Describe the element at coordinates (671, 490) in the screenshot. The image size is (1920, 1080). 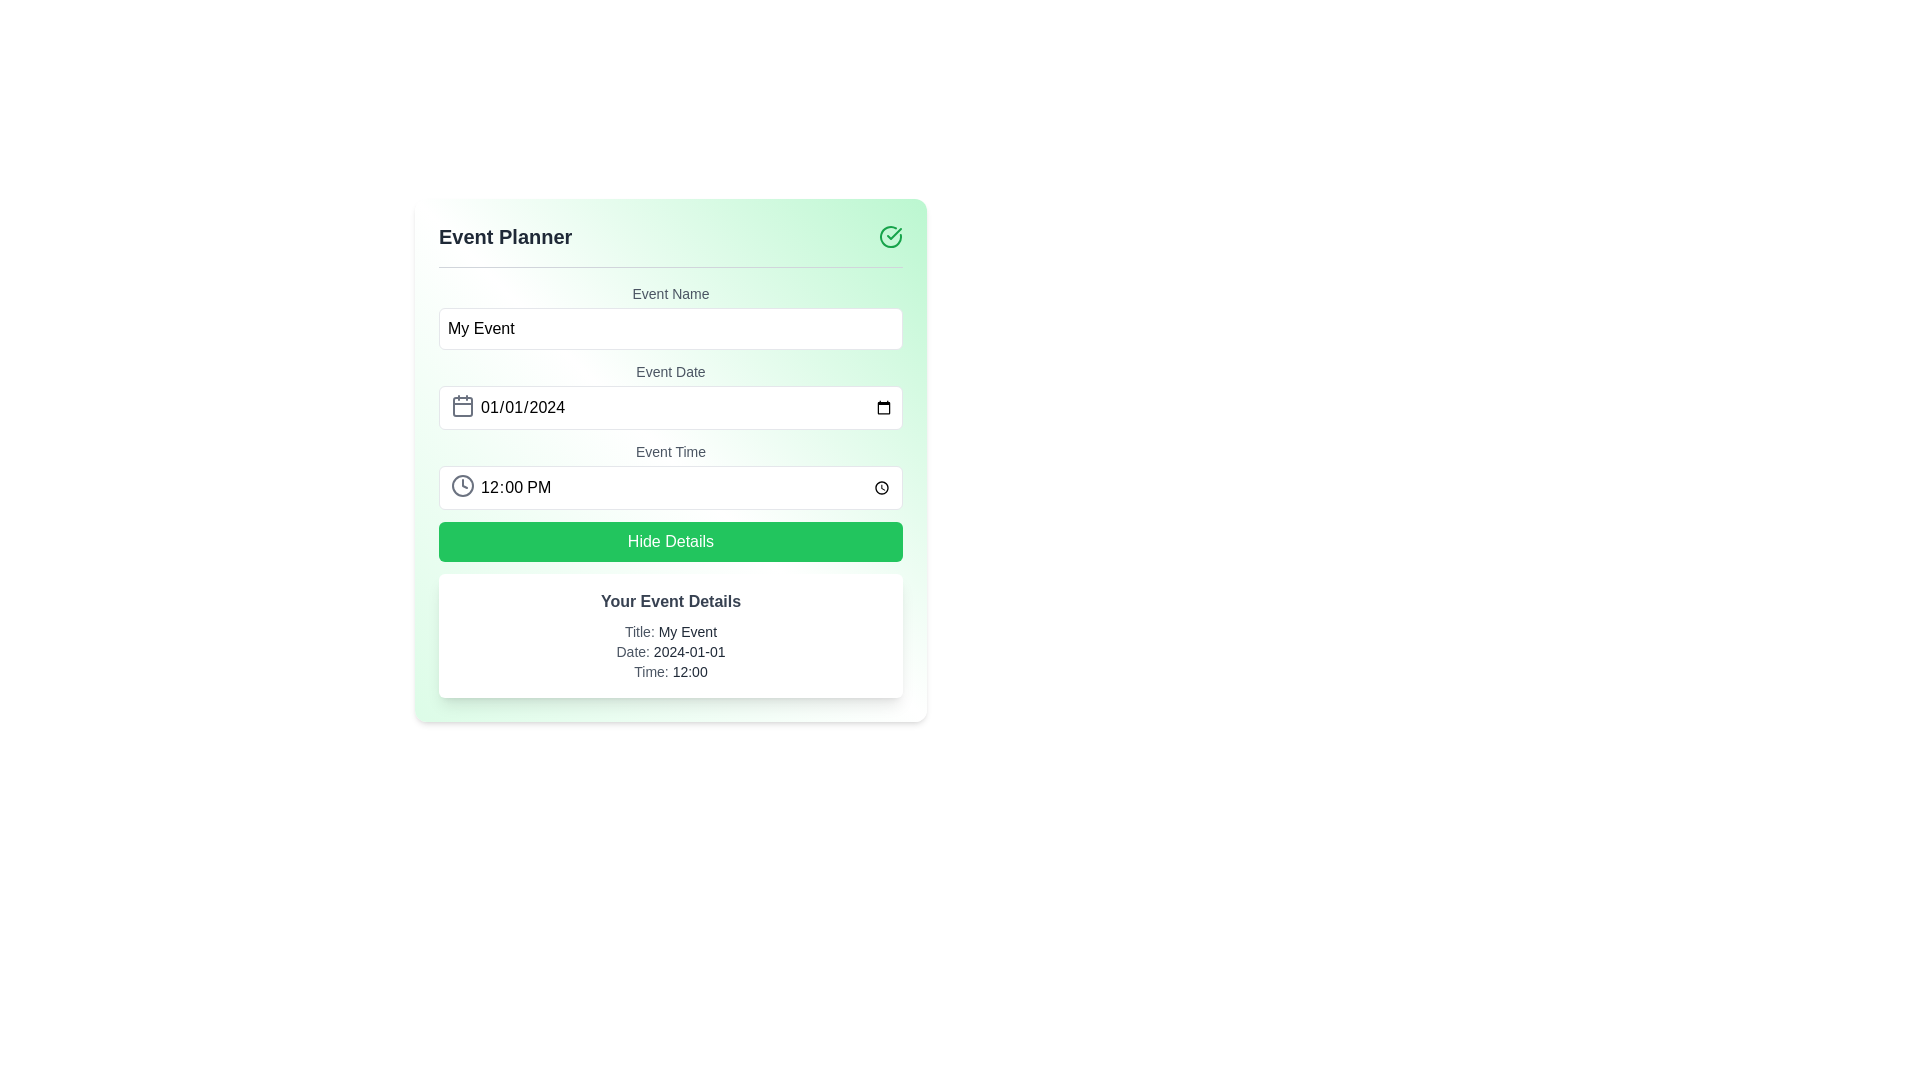
I see `within the interactive form section` at that location.